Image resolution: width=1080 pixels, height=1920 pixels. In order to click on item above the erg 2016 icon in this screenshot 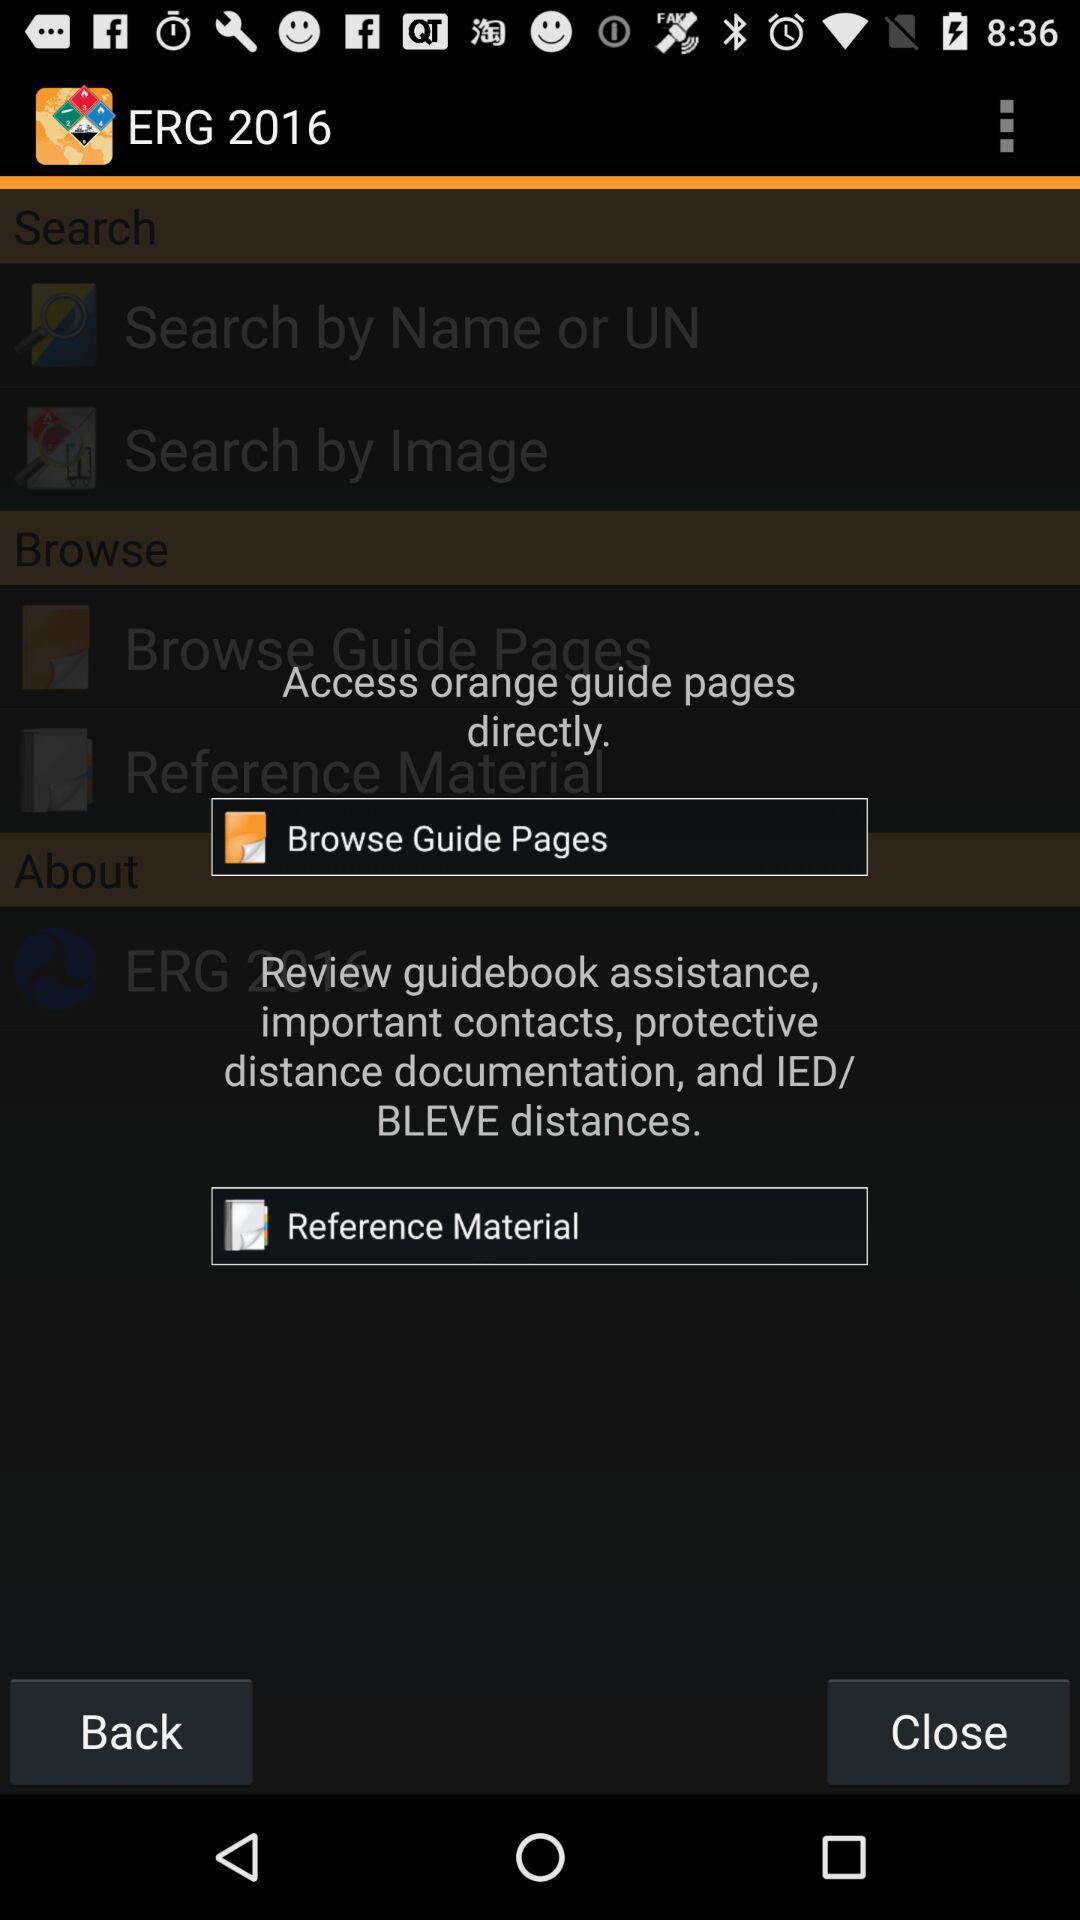, I will do `click(540, 869)`.